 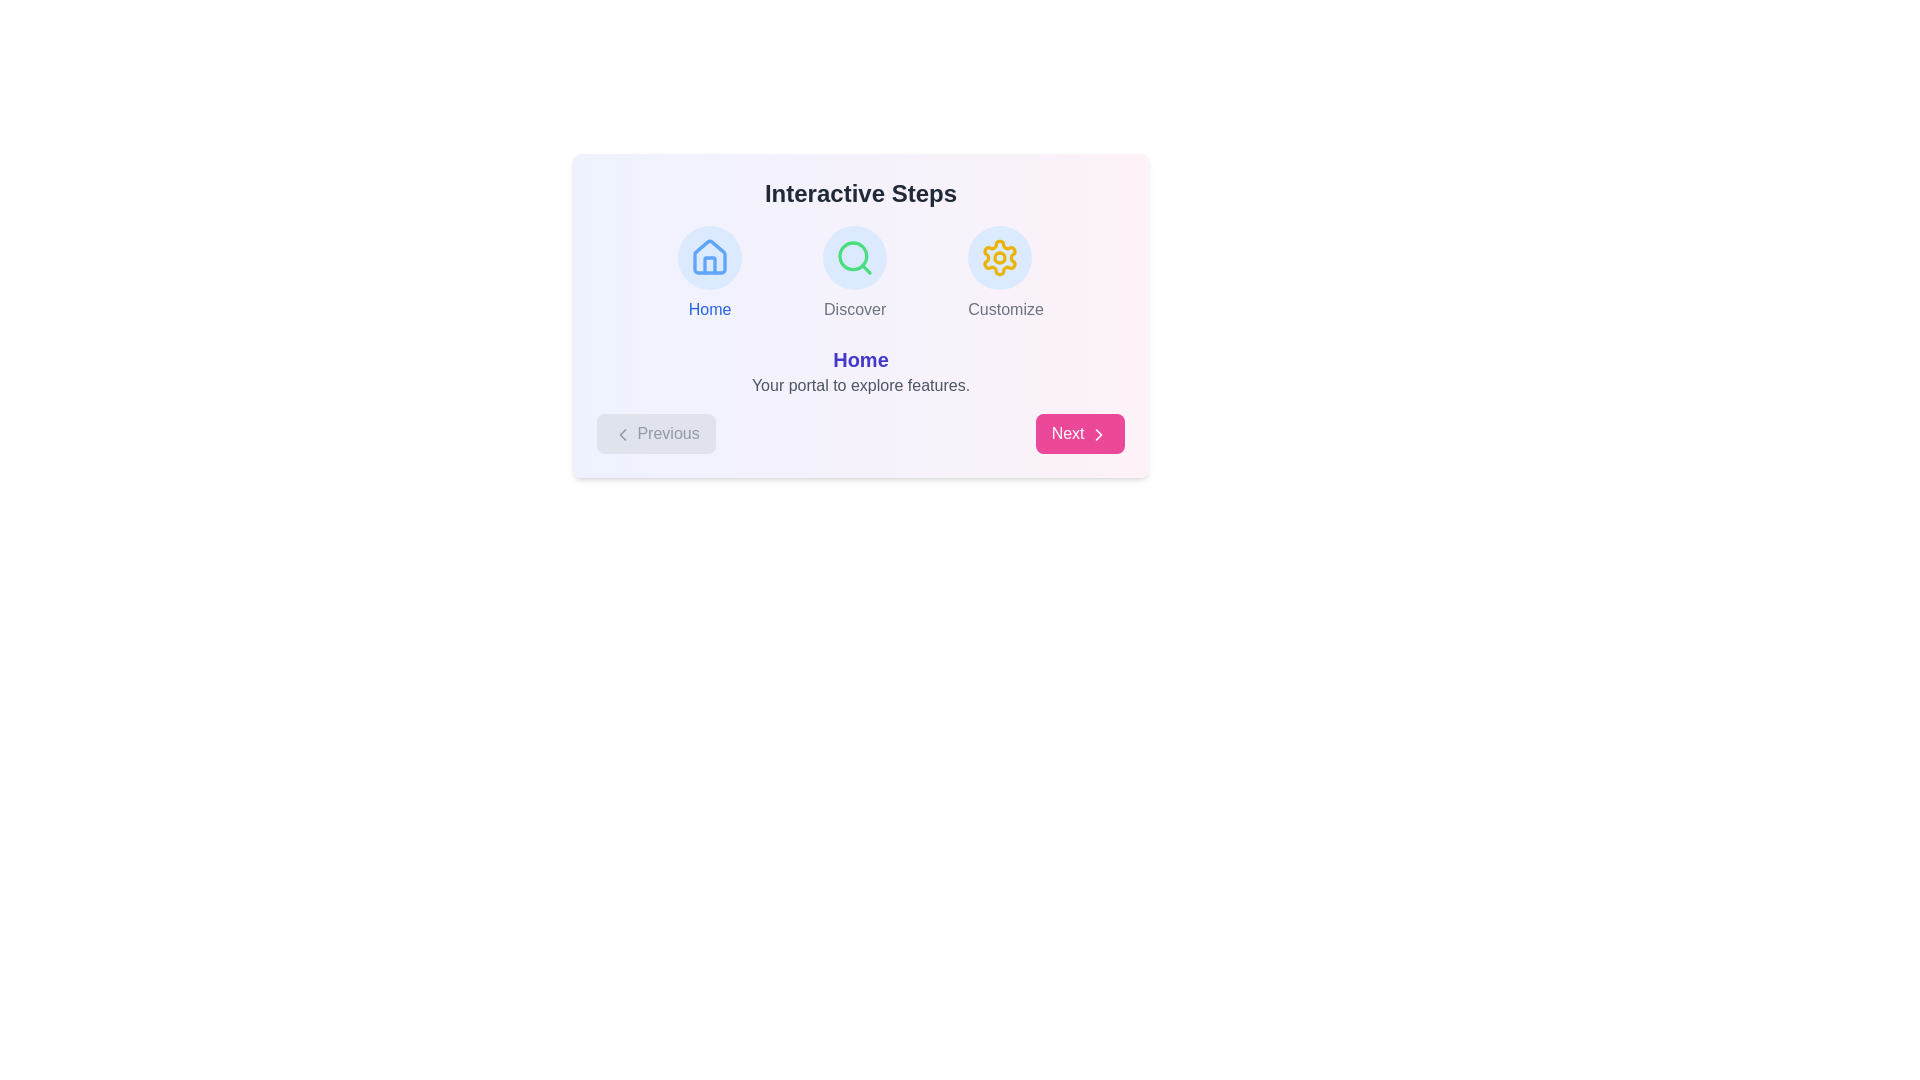 I want to click on the roofline portion of the house icon in the 'Interactive Steps' section, which is positioned on the left-hand side among the icons labeled 'Home', 'Discover', and 'Customize', so click(x=710, y=256).